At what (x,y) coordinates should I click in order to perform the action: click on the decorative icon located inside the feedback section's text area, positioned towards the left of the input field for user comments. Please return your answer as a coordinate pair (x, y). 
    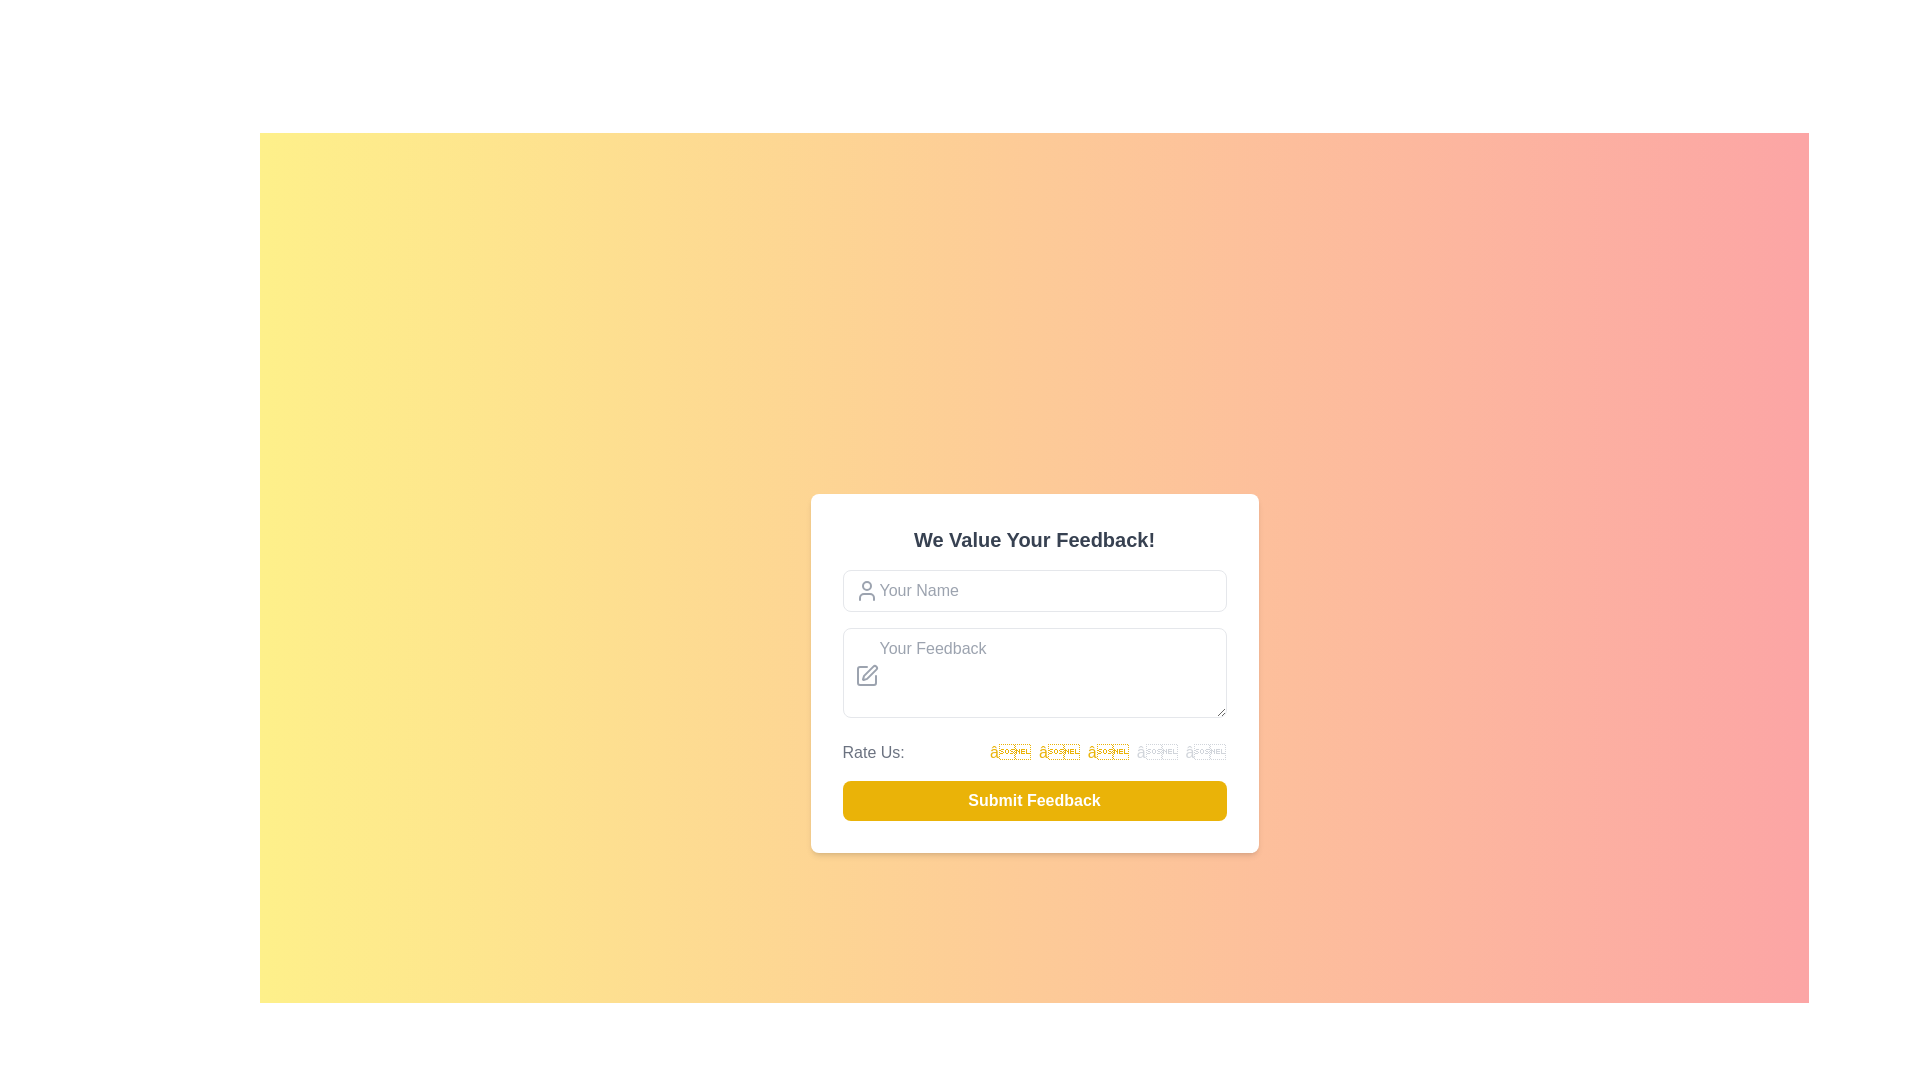
    Looking at the image, I should click on (866, 675).